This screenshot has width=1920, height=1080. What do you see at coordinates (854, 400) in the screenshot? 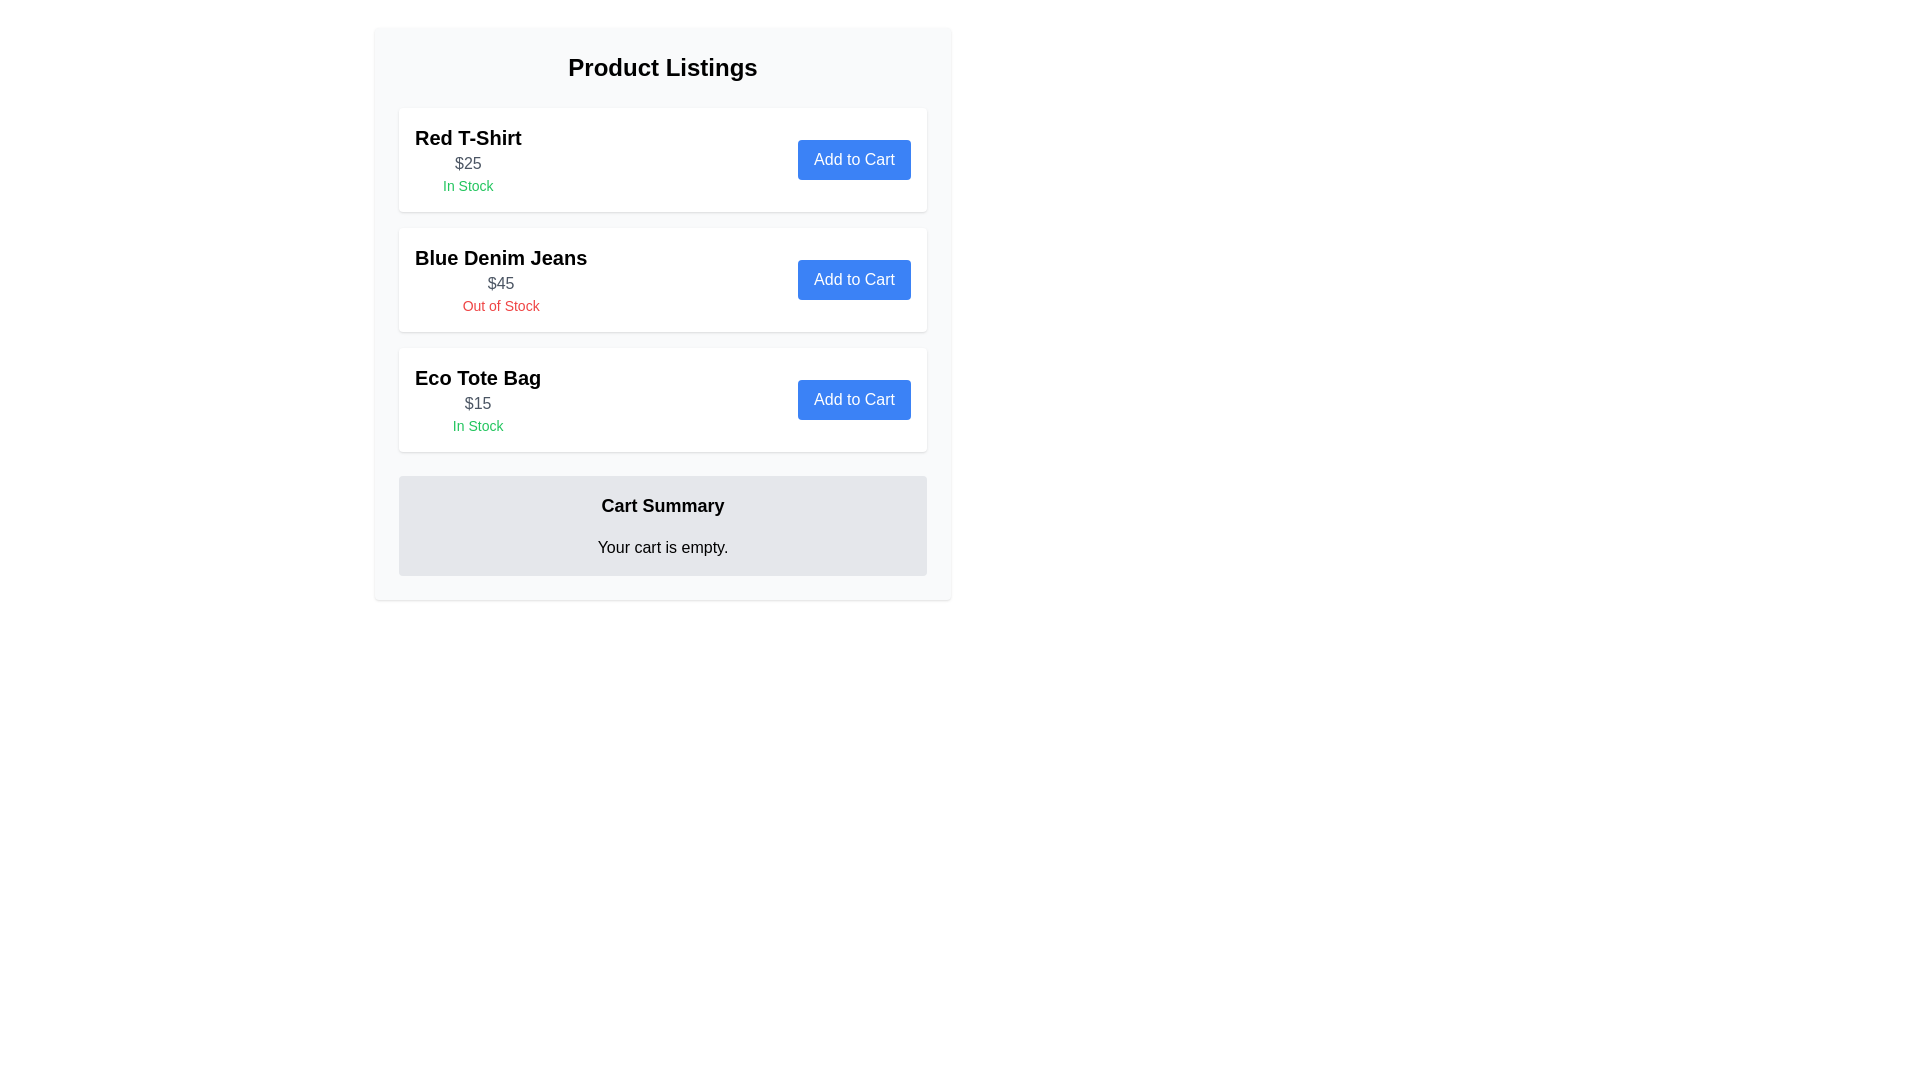
I see `the 'Add to Cart' button, which is a rectangular button with white text on a blue background, located at the bottom right of the product details for 'Eco Tote Bag'` at bounding box center [854, 400].